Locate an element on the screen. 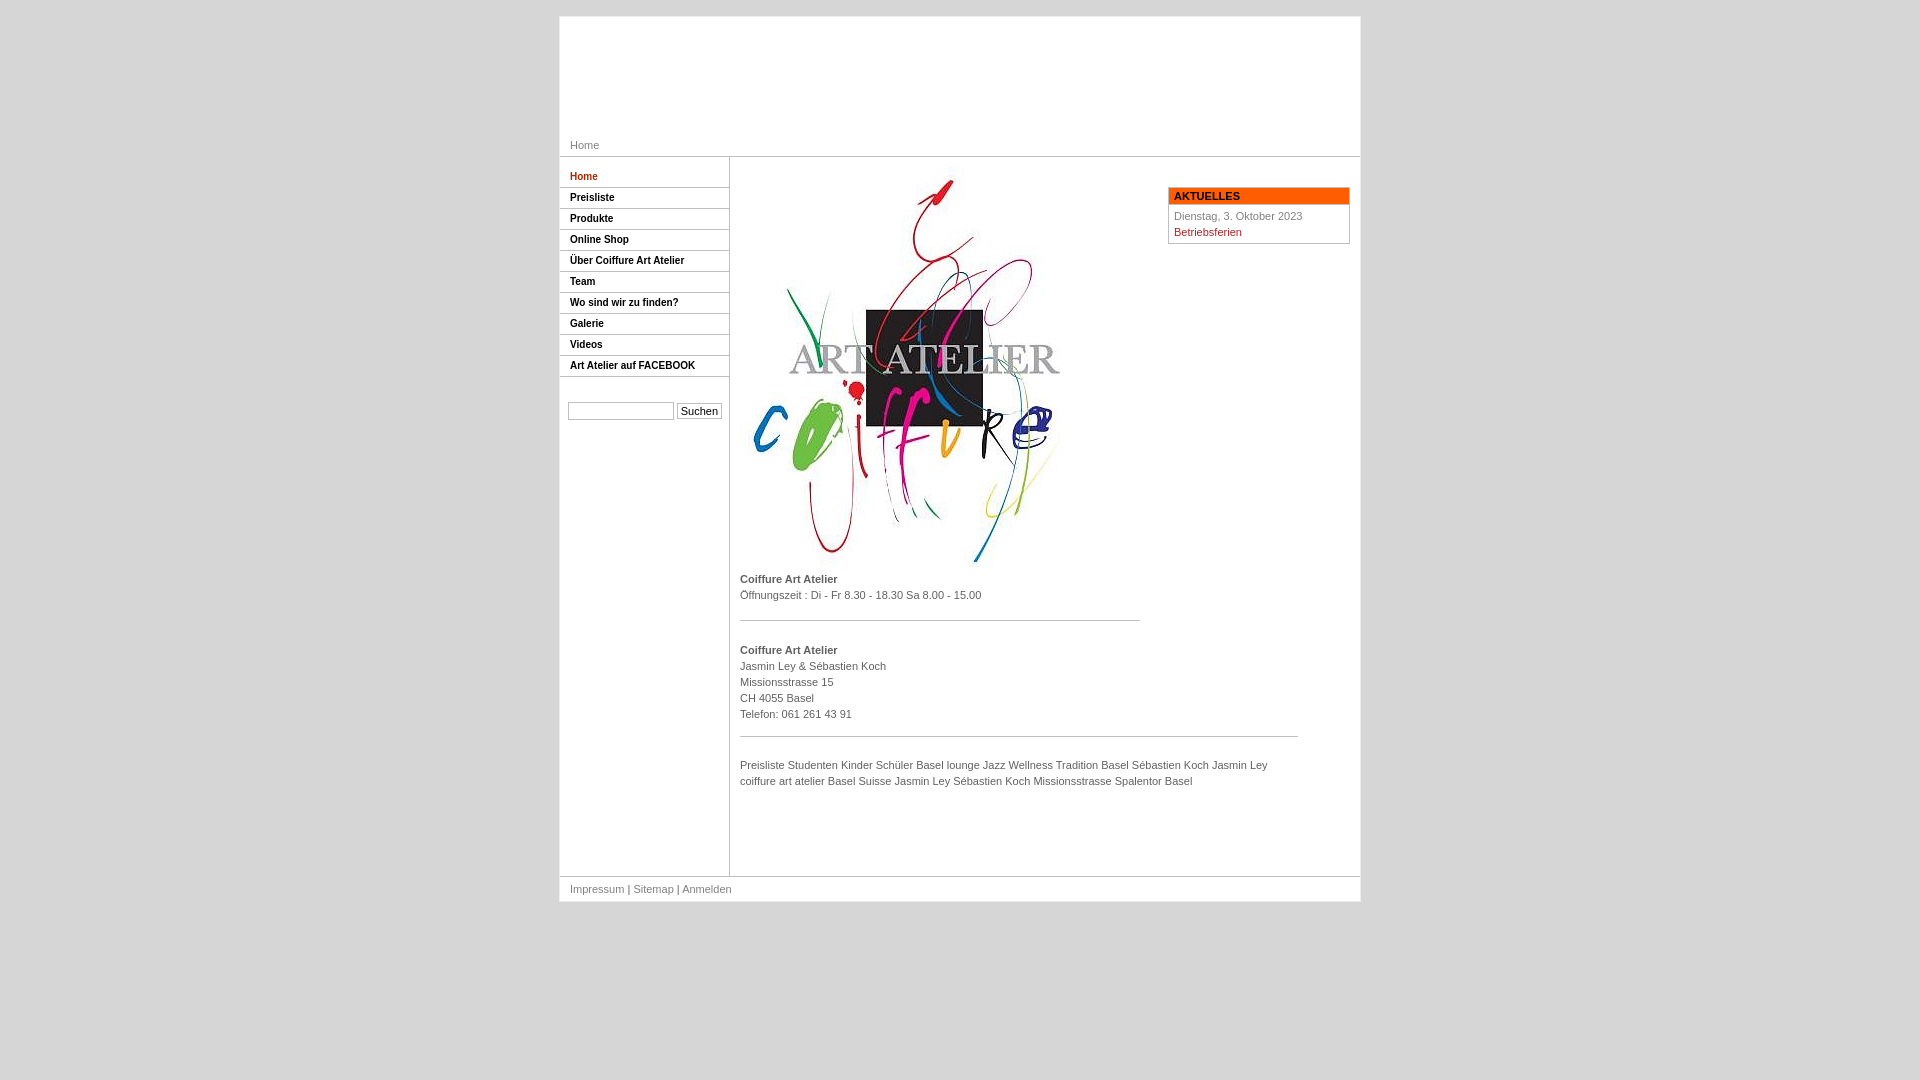 Image resolution: width=1920 pixels, height=1080 pixels. 'lounge' is located at coordinates (963, 764).